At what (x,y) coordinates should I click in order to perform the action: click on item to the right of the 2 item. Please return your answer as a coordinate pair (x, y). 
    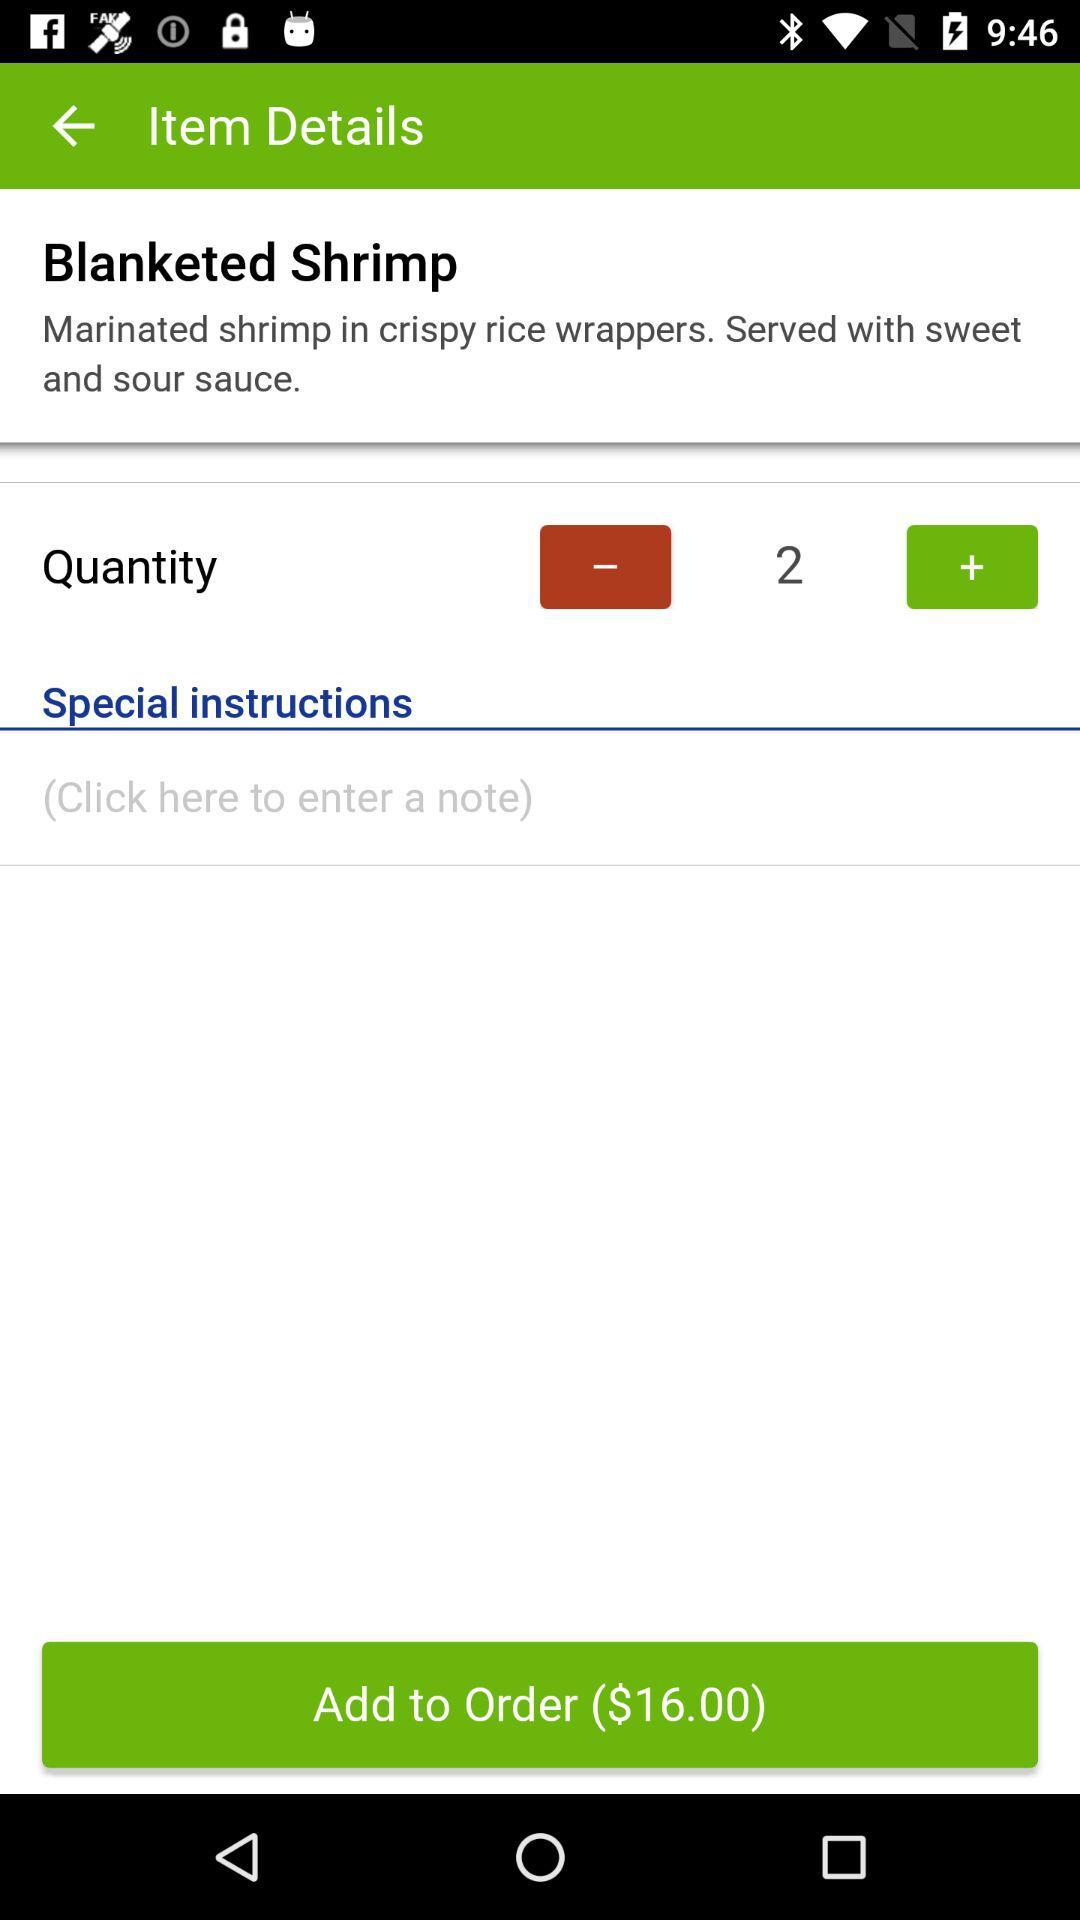
    Looking at the image, I should click on (971, 565).